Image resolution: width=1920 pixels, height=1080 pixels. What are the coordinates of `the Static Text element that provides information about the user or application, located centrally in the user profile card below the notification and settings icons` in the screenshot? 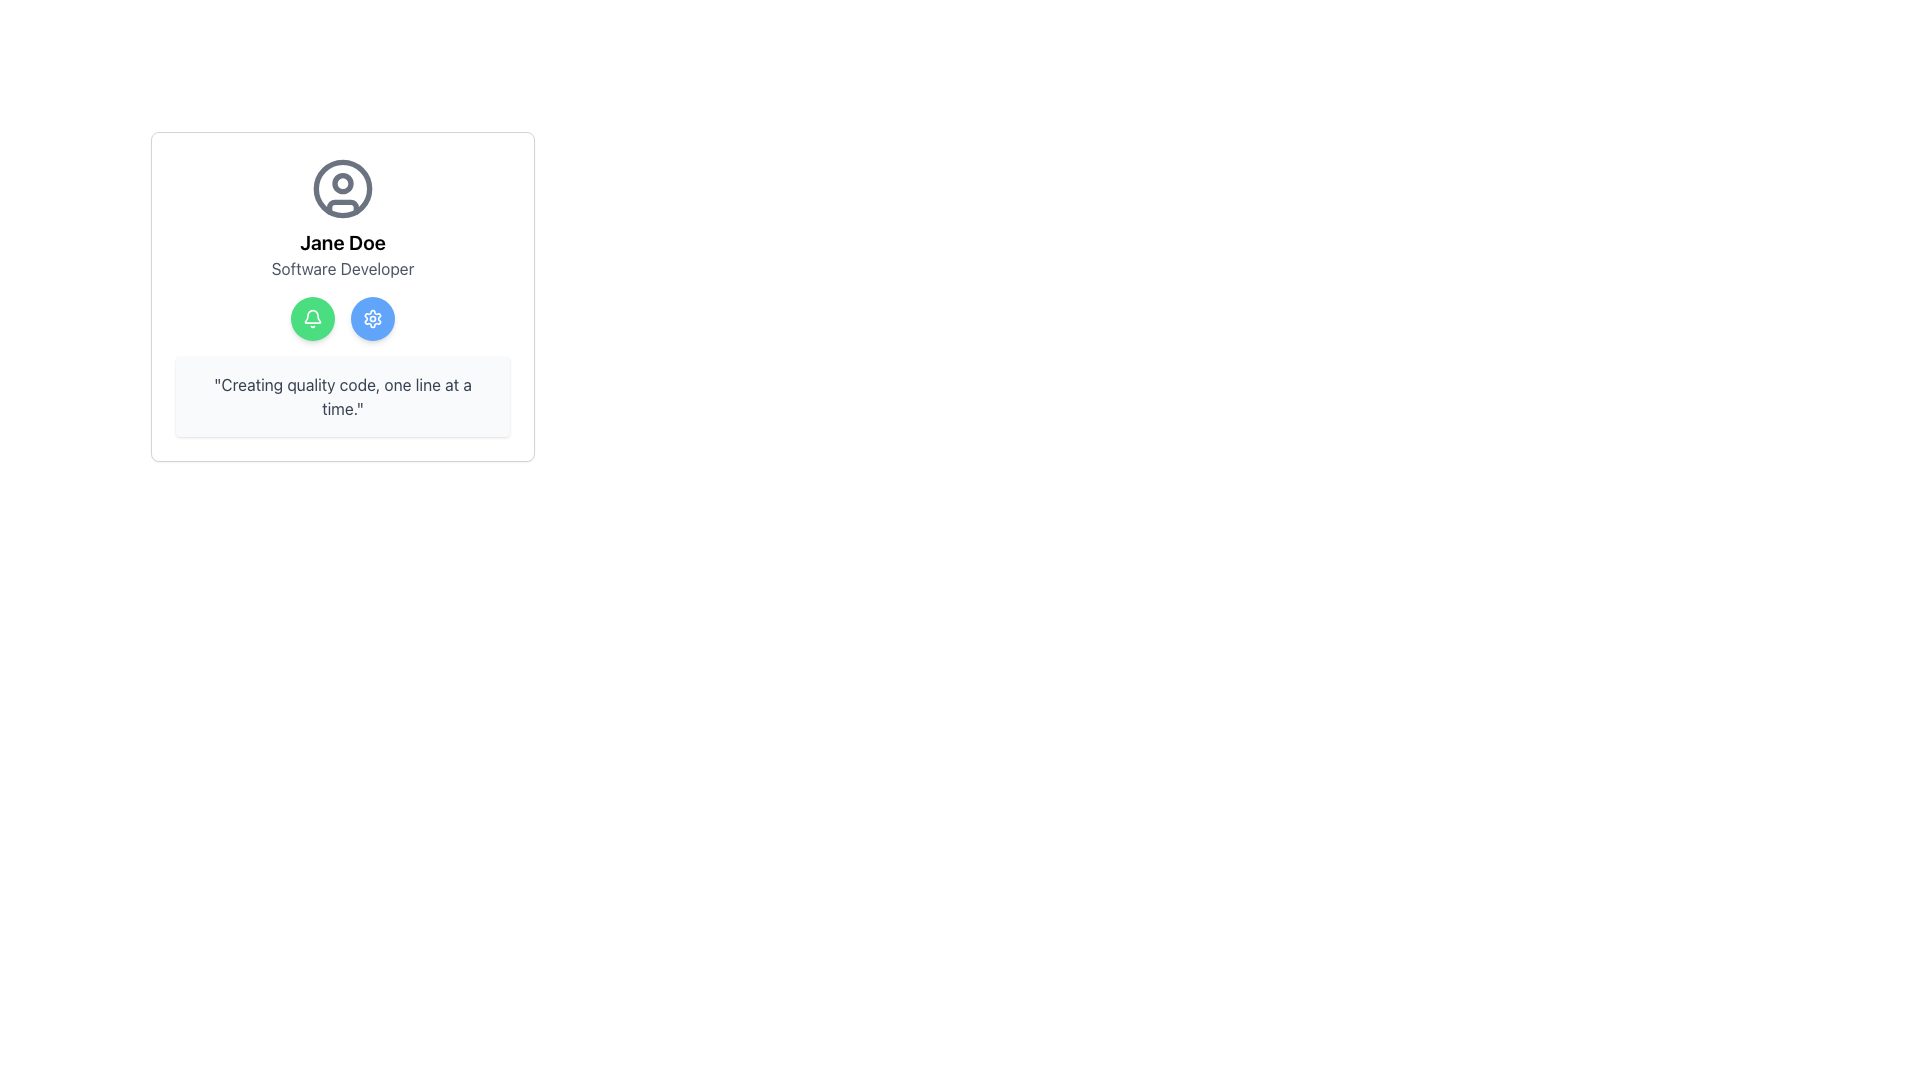 It's located at (342, 397).